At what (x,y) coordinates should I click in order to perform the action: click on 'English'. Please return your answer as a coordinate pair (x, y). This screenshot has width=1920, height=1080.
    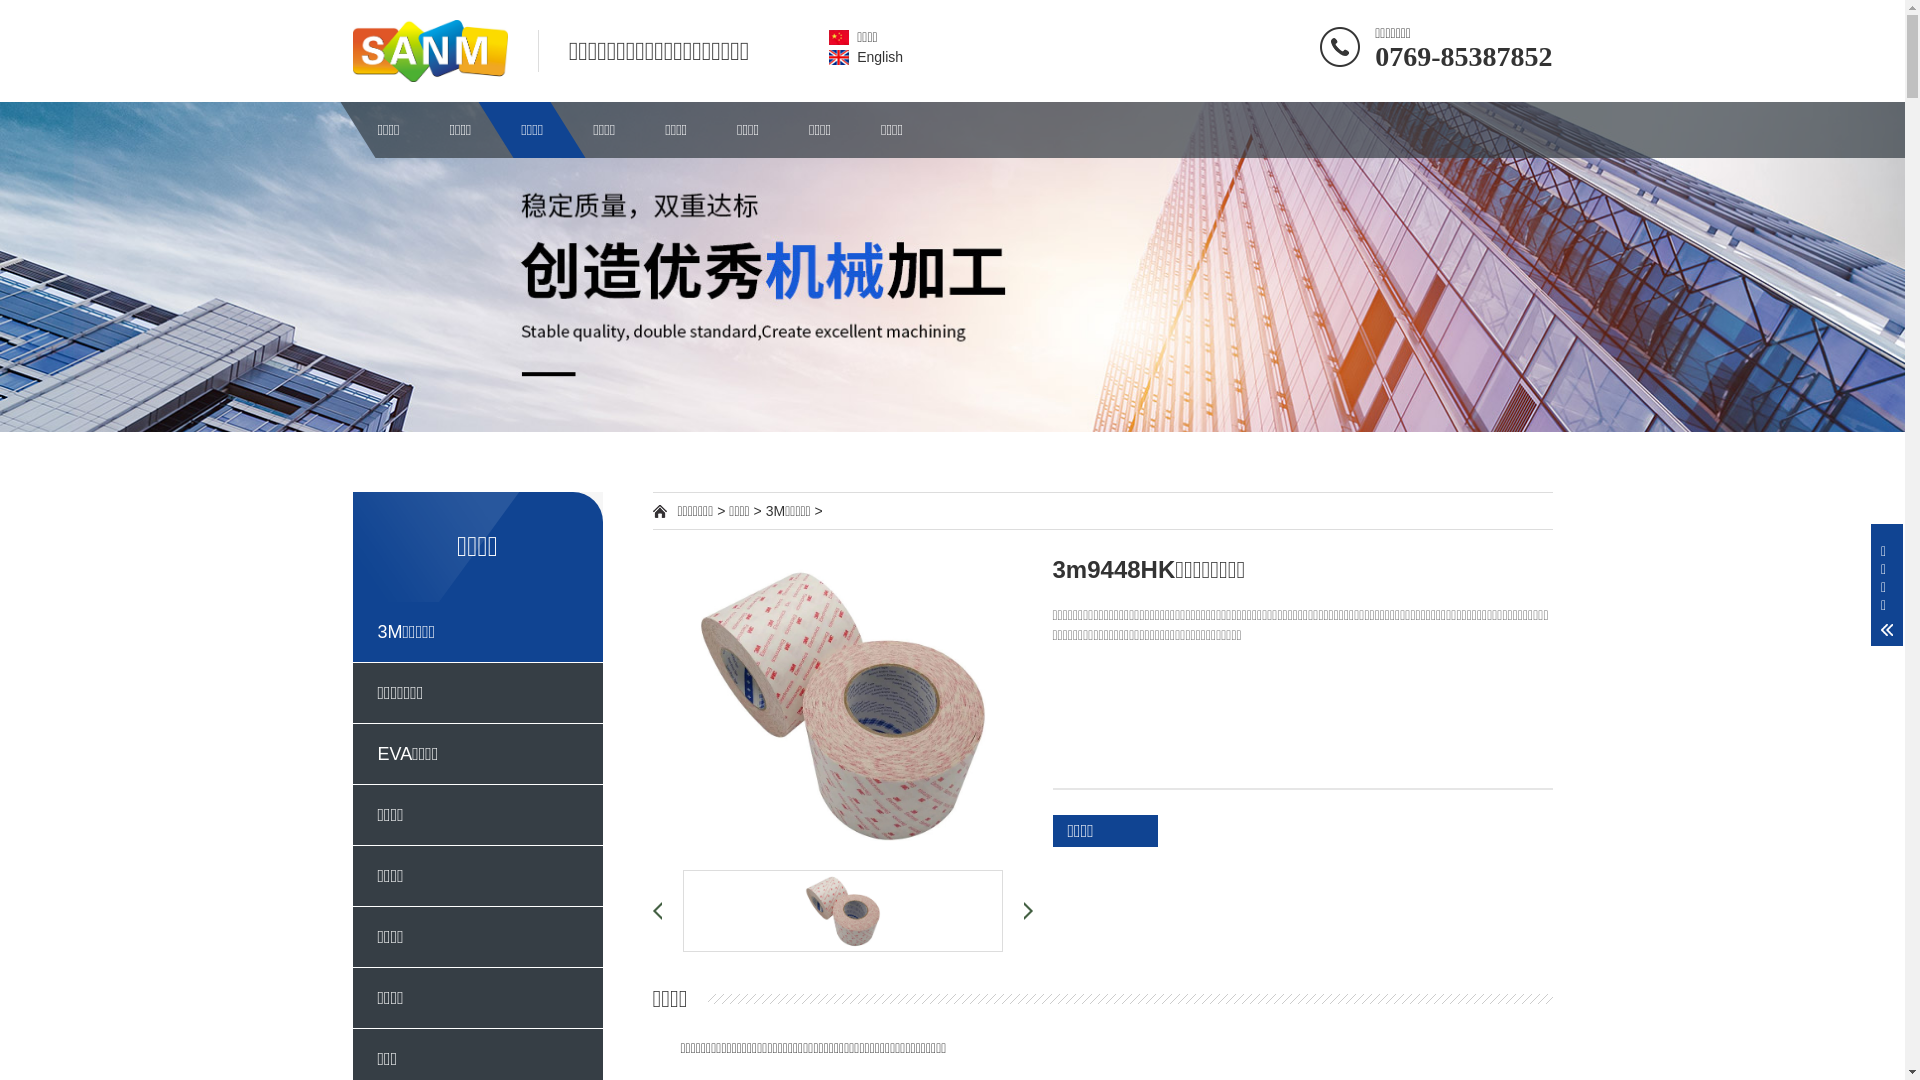
    Looking at the image, I should click on (865, 56).